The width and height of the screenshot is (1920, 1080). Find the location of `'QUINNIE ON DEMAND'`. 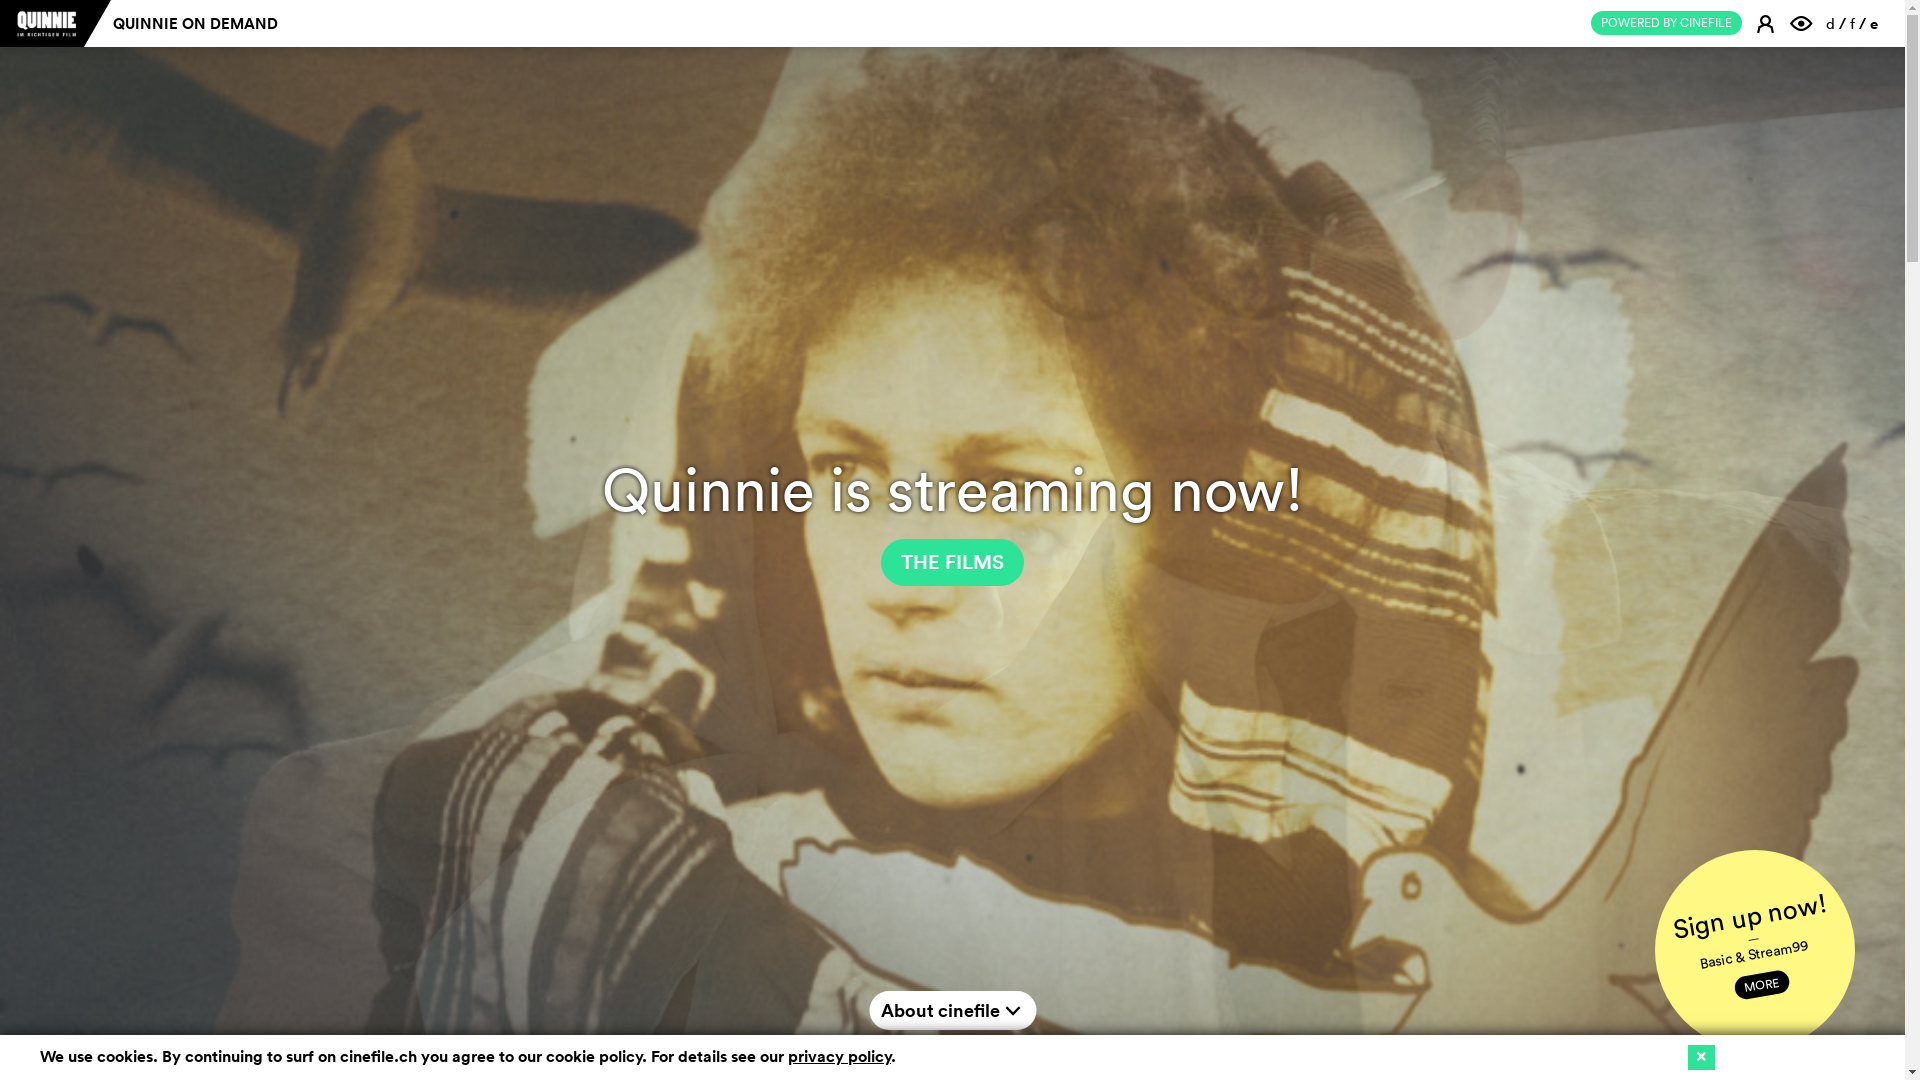

'QUINNIE ON DEMAND' is located at coordinates (195, 23).